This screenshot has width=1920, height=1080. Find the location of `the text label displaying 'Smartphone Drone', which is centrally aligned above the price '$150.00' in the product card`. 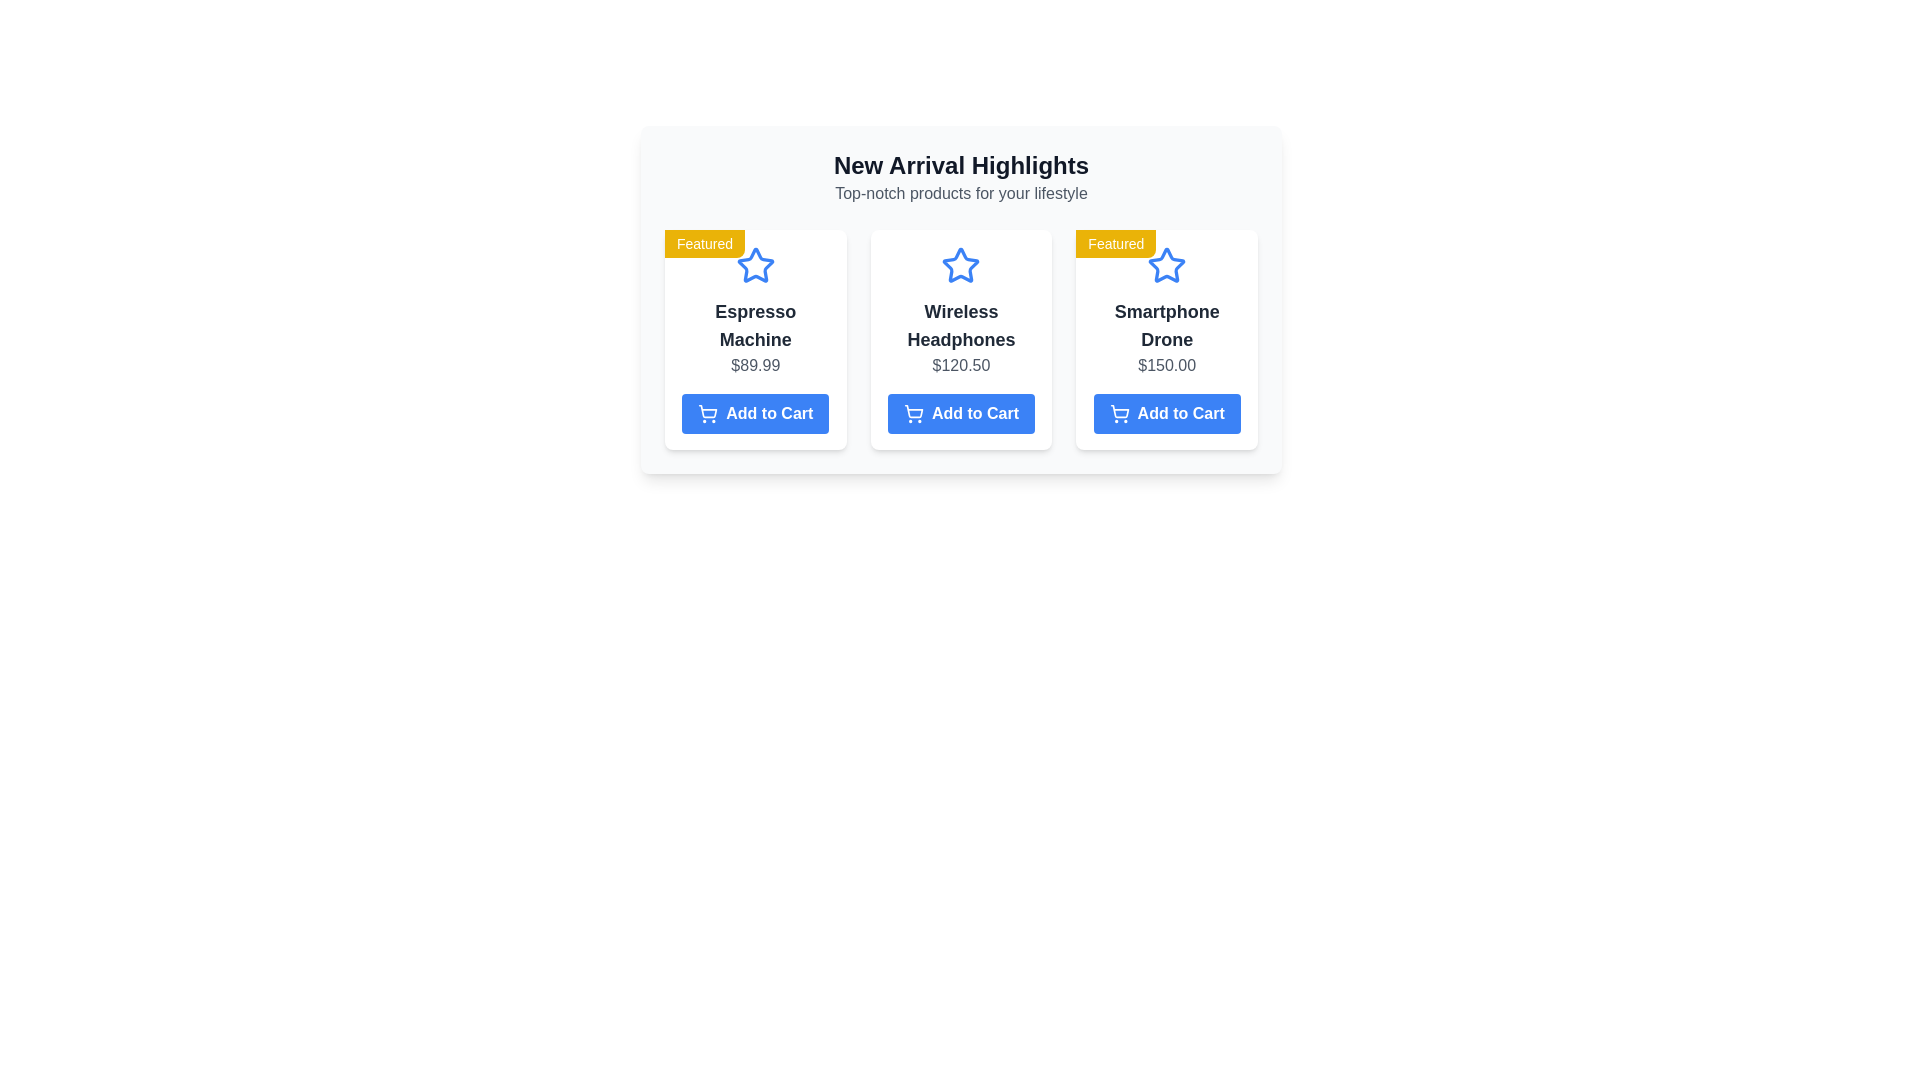

the text label displaying 'Smartphone Drone', which is centrally aligned above the price '$150.00' in the product card is located at coordinates (1167, 325).